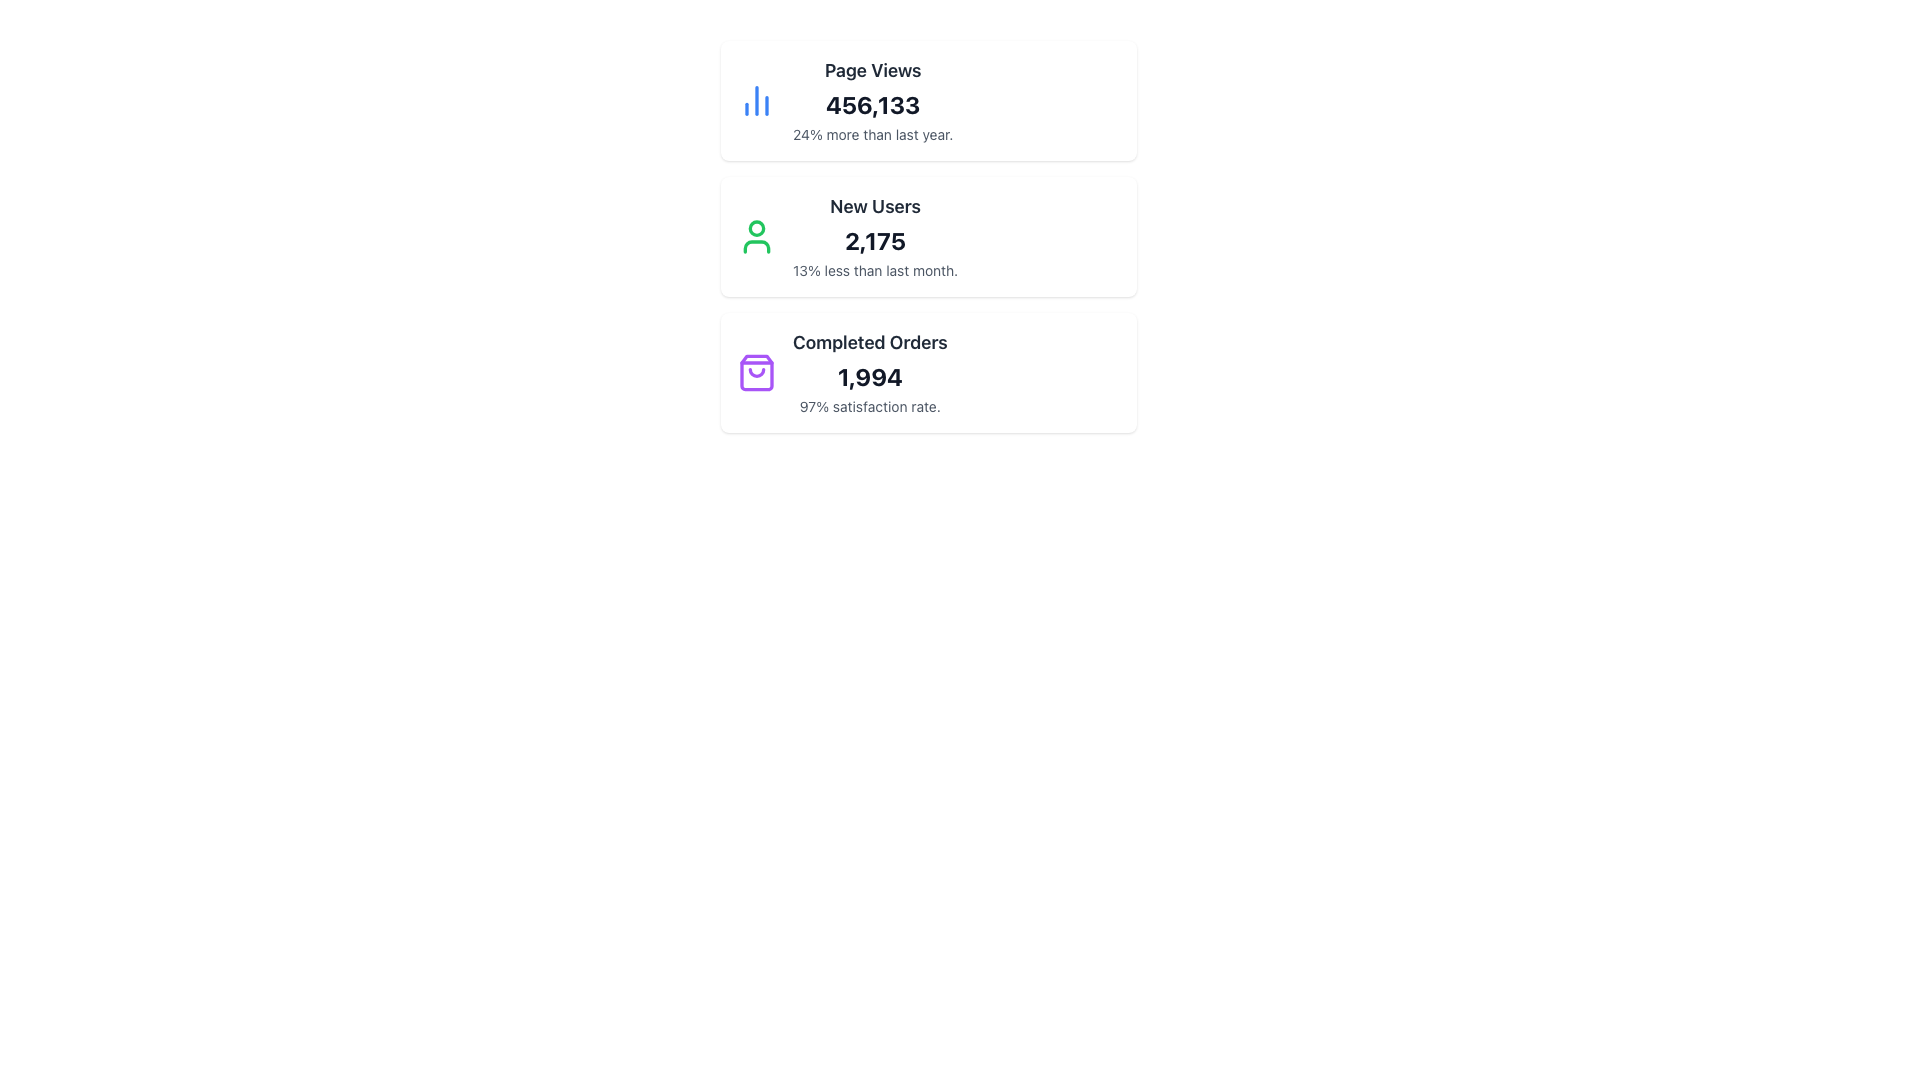  Describe the element at coordinates (875, 239) in the screenshot. I see `text label that conveys the number of new users, located below 'New Users' and above '13% less than last month.'` at that location.